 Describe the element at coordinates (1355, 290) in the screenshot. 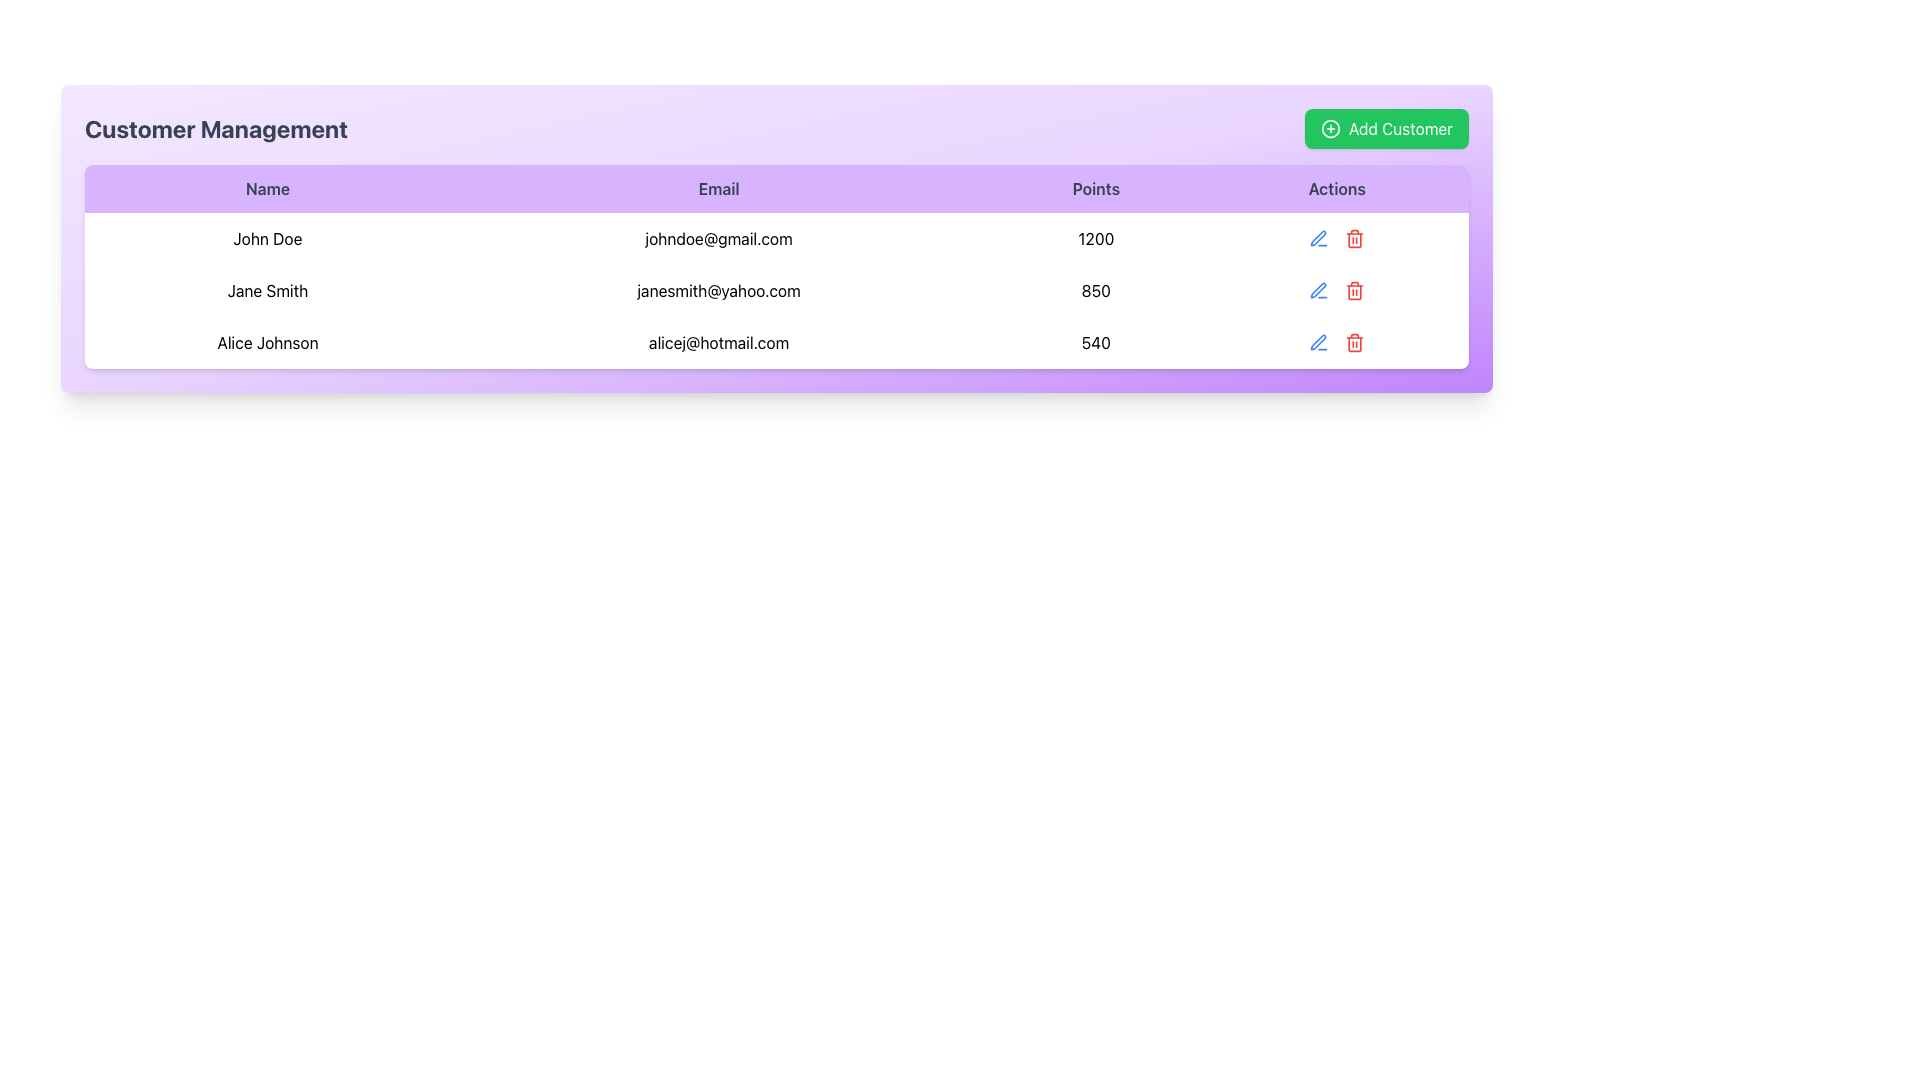

I see `the delete button located in the third row under the 'Actions' column of the user data table` at that location.